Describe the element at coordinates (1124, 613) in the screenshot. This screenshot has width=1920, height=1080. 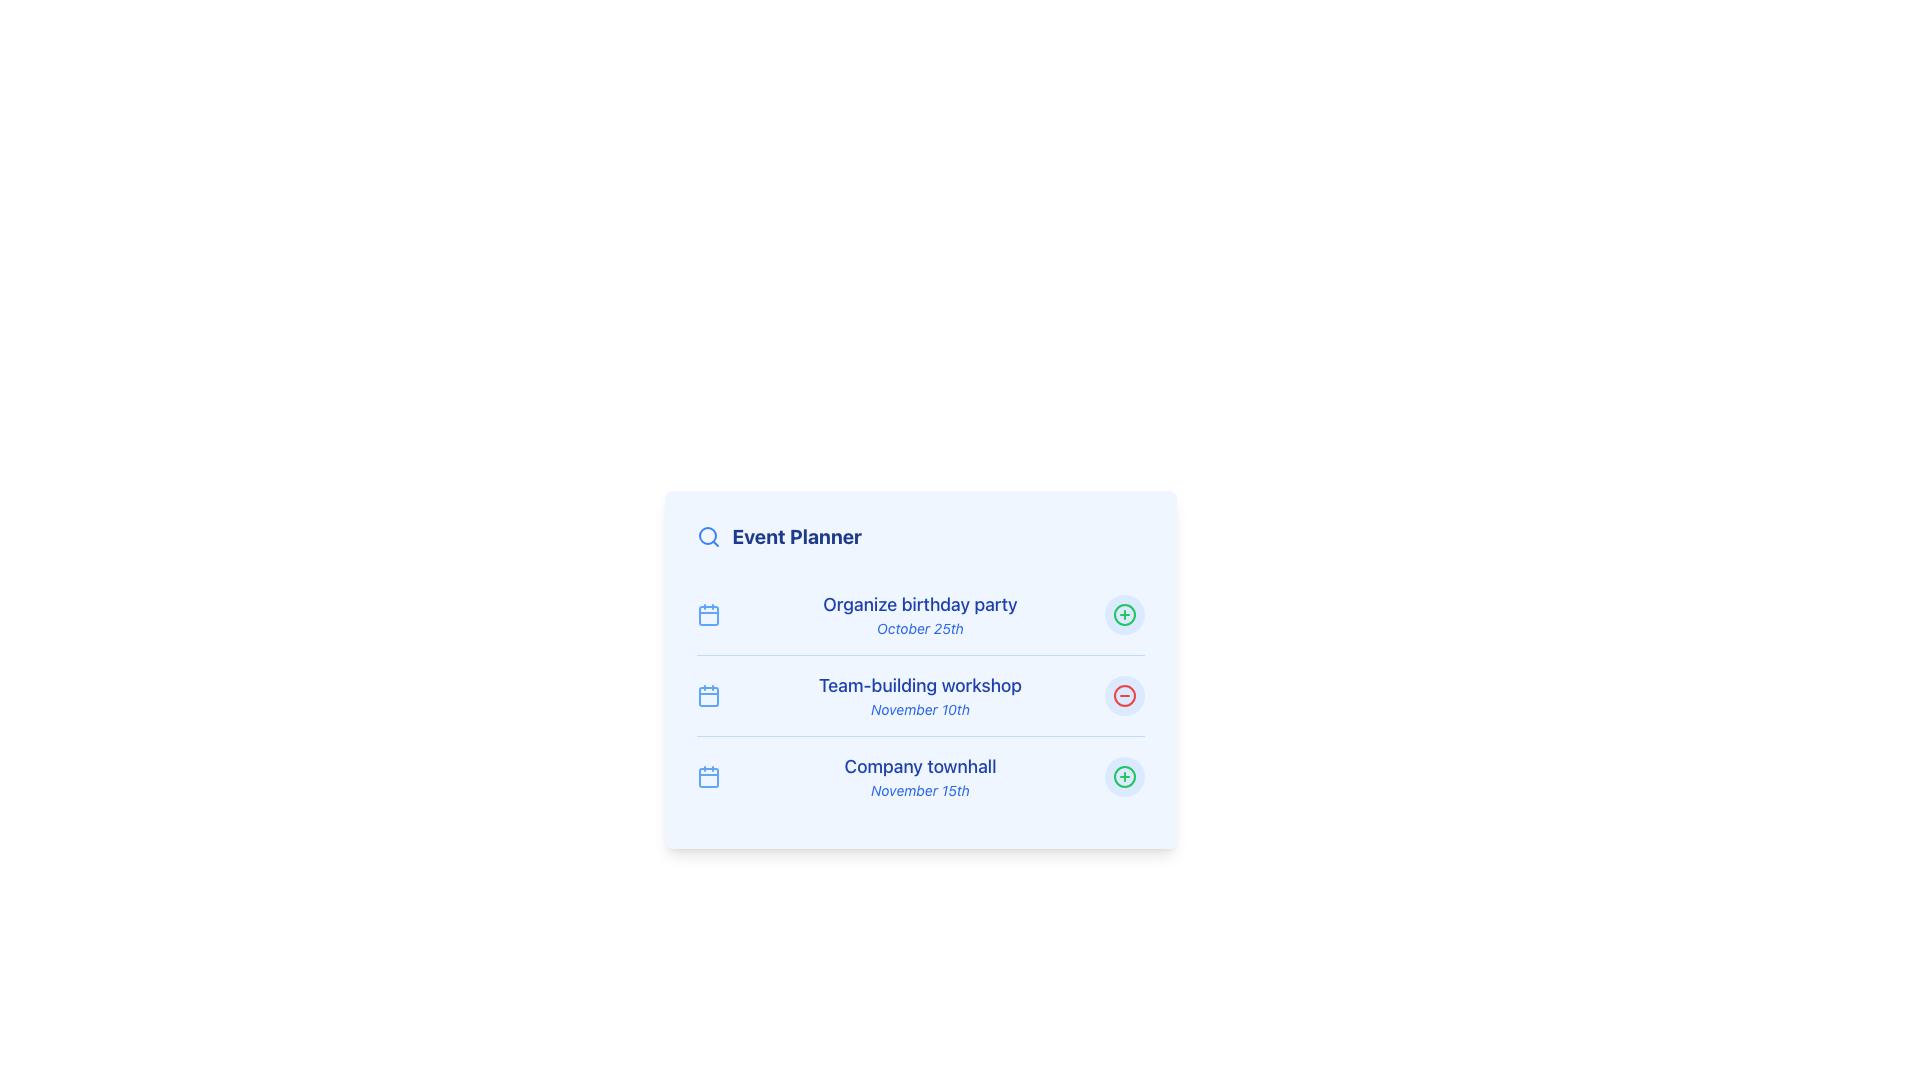
I see `the rounded blue button with a green circular icon featuring a plus sign, located to the right of 'Organize birthday party' and 'October 25th'` at that location.